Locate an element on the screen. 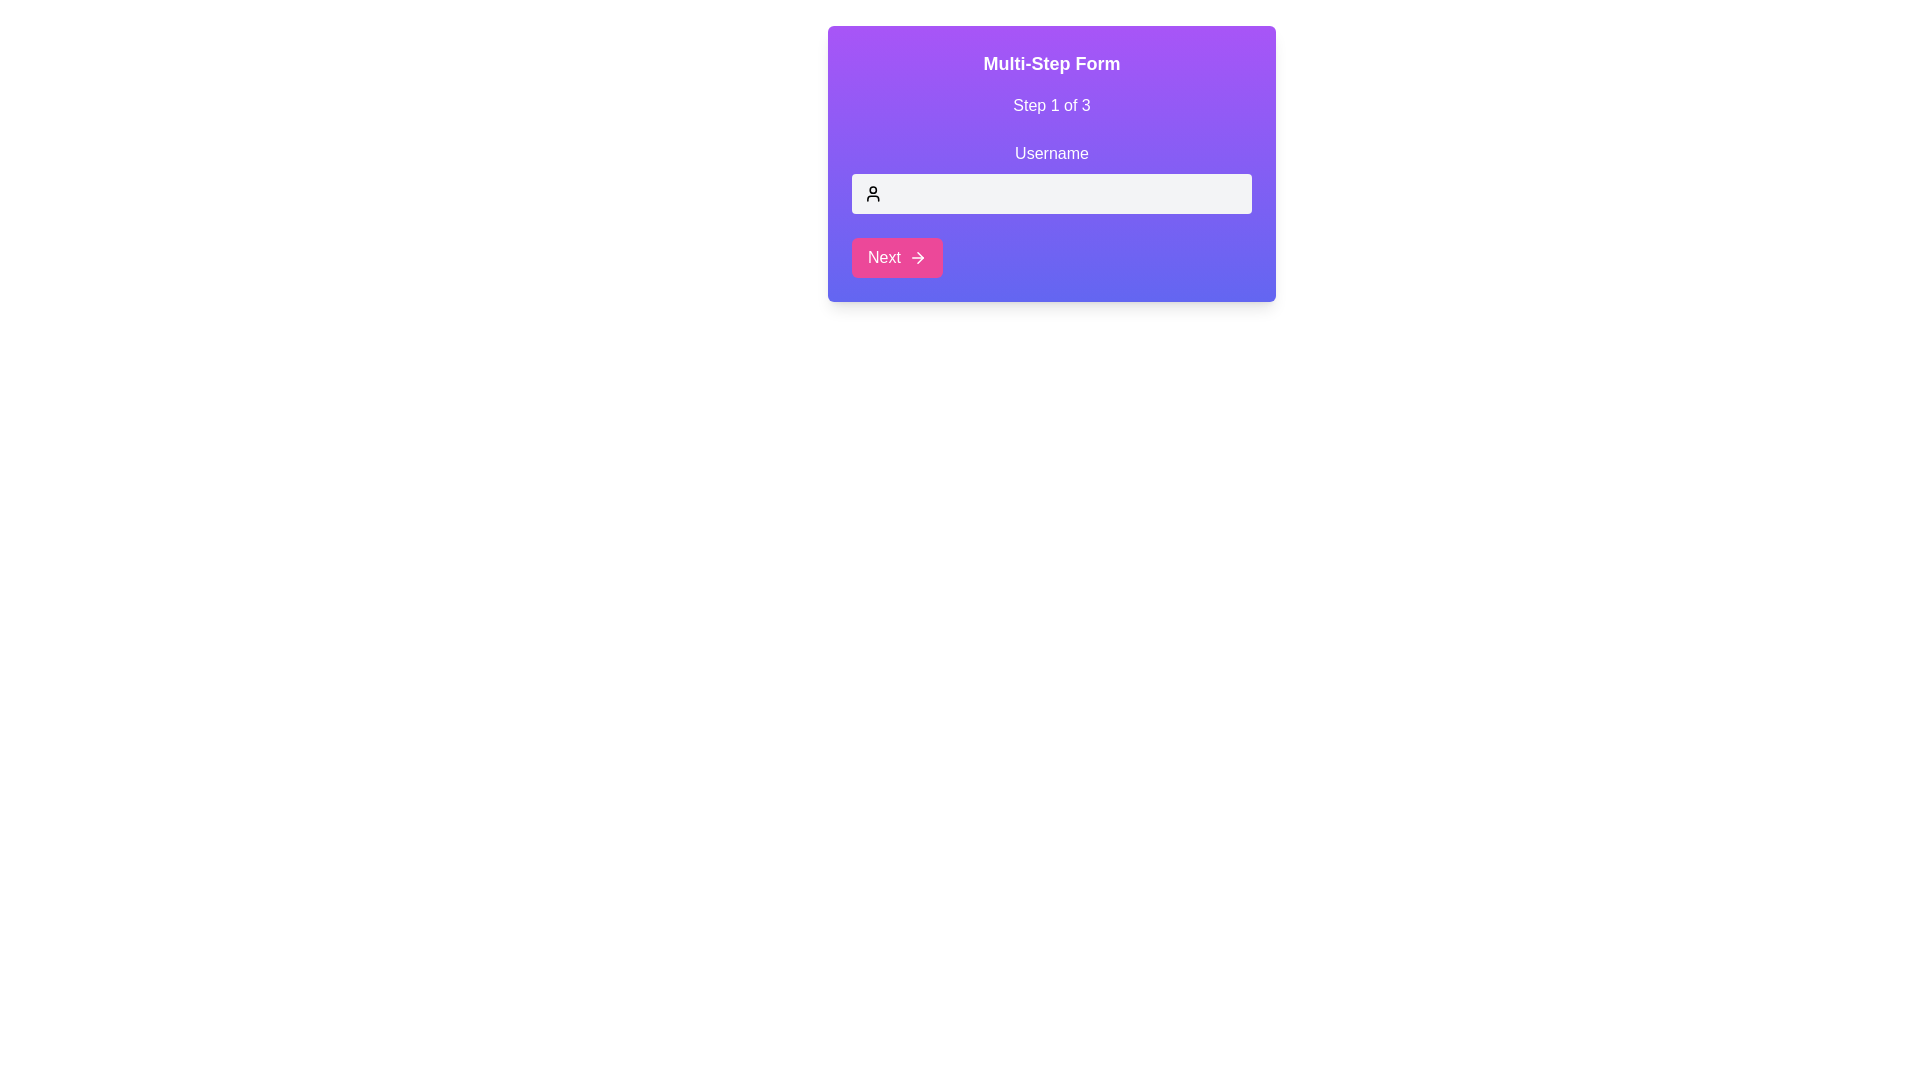  the label located in the bottom-left section of the button, which indicates the next step in a multi-step process is located at coordinates (883, 257).